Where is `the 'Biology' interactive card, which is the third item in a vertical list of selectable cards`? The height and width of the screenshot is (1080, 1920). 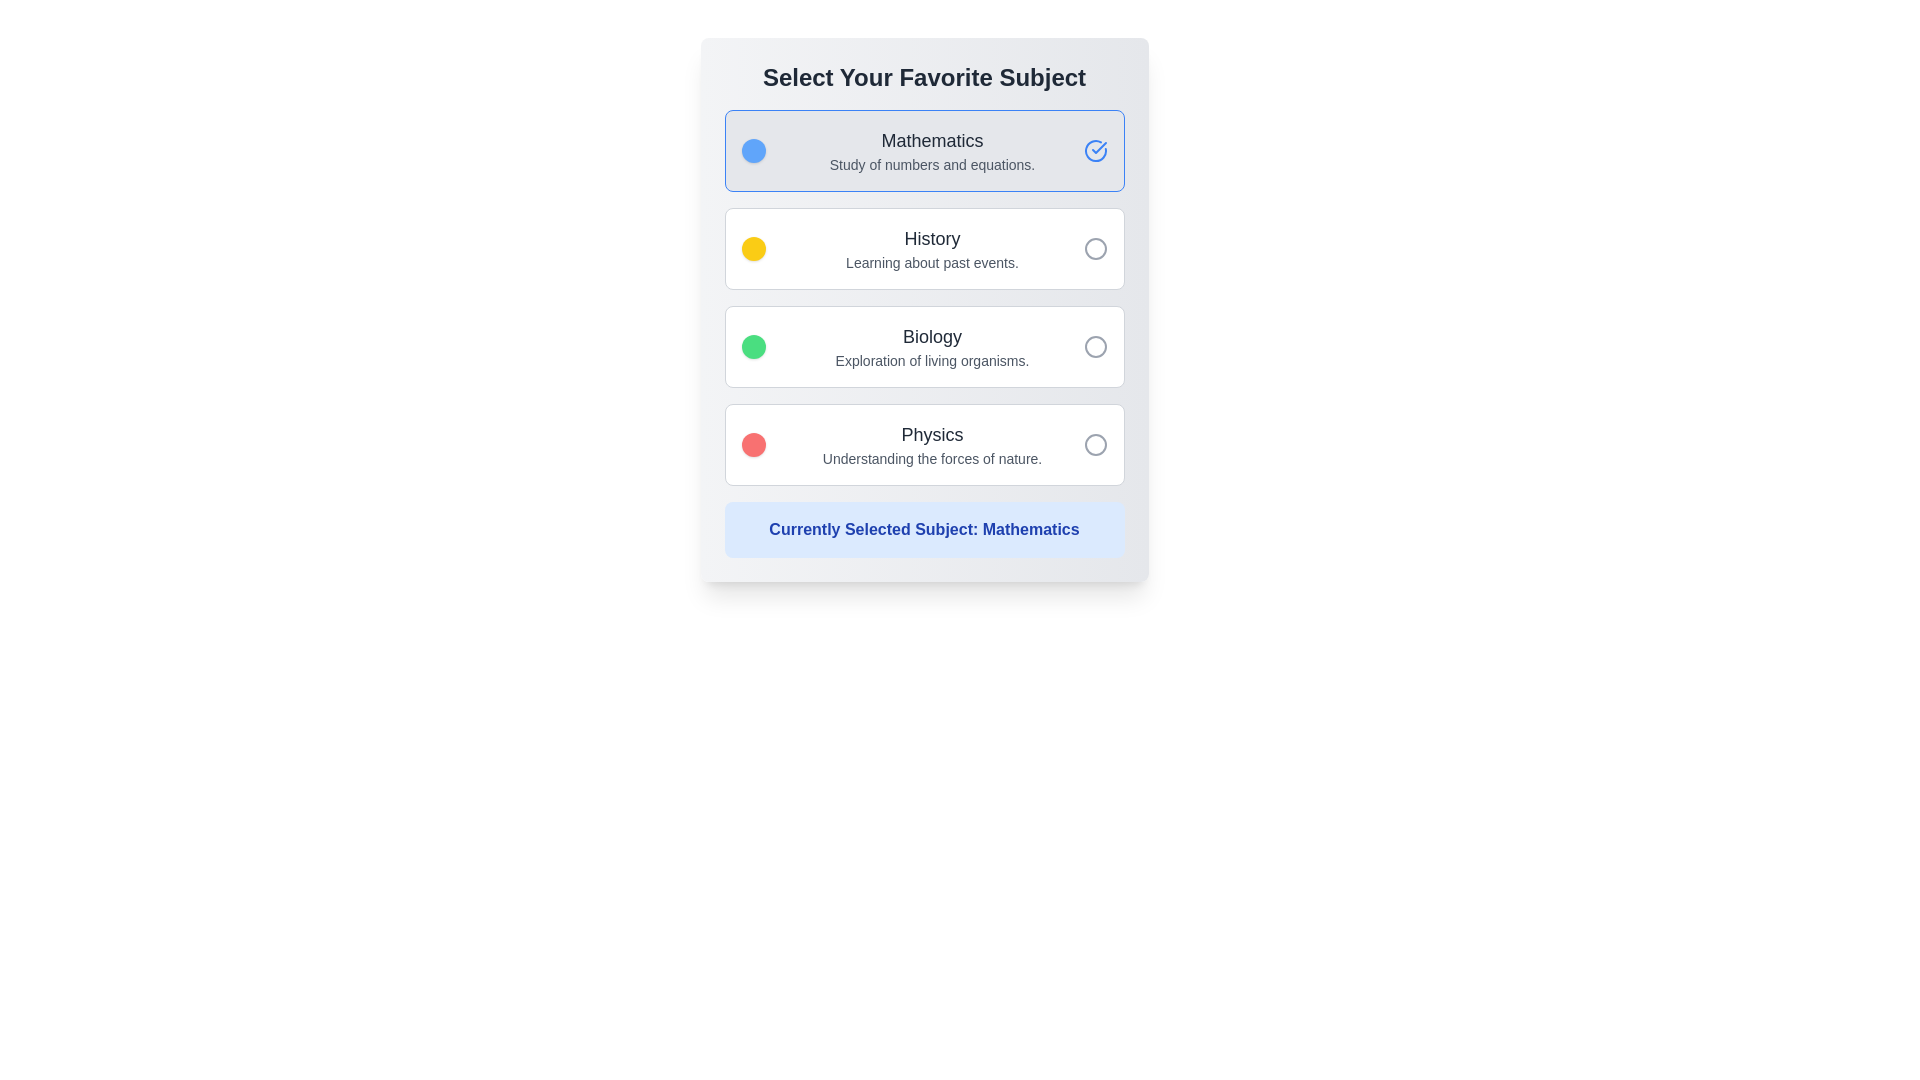 the 'Biology' interactive card, which is the third item in a vertical list of selectable cards is located at coordinates (923, 346).